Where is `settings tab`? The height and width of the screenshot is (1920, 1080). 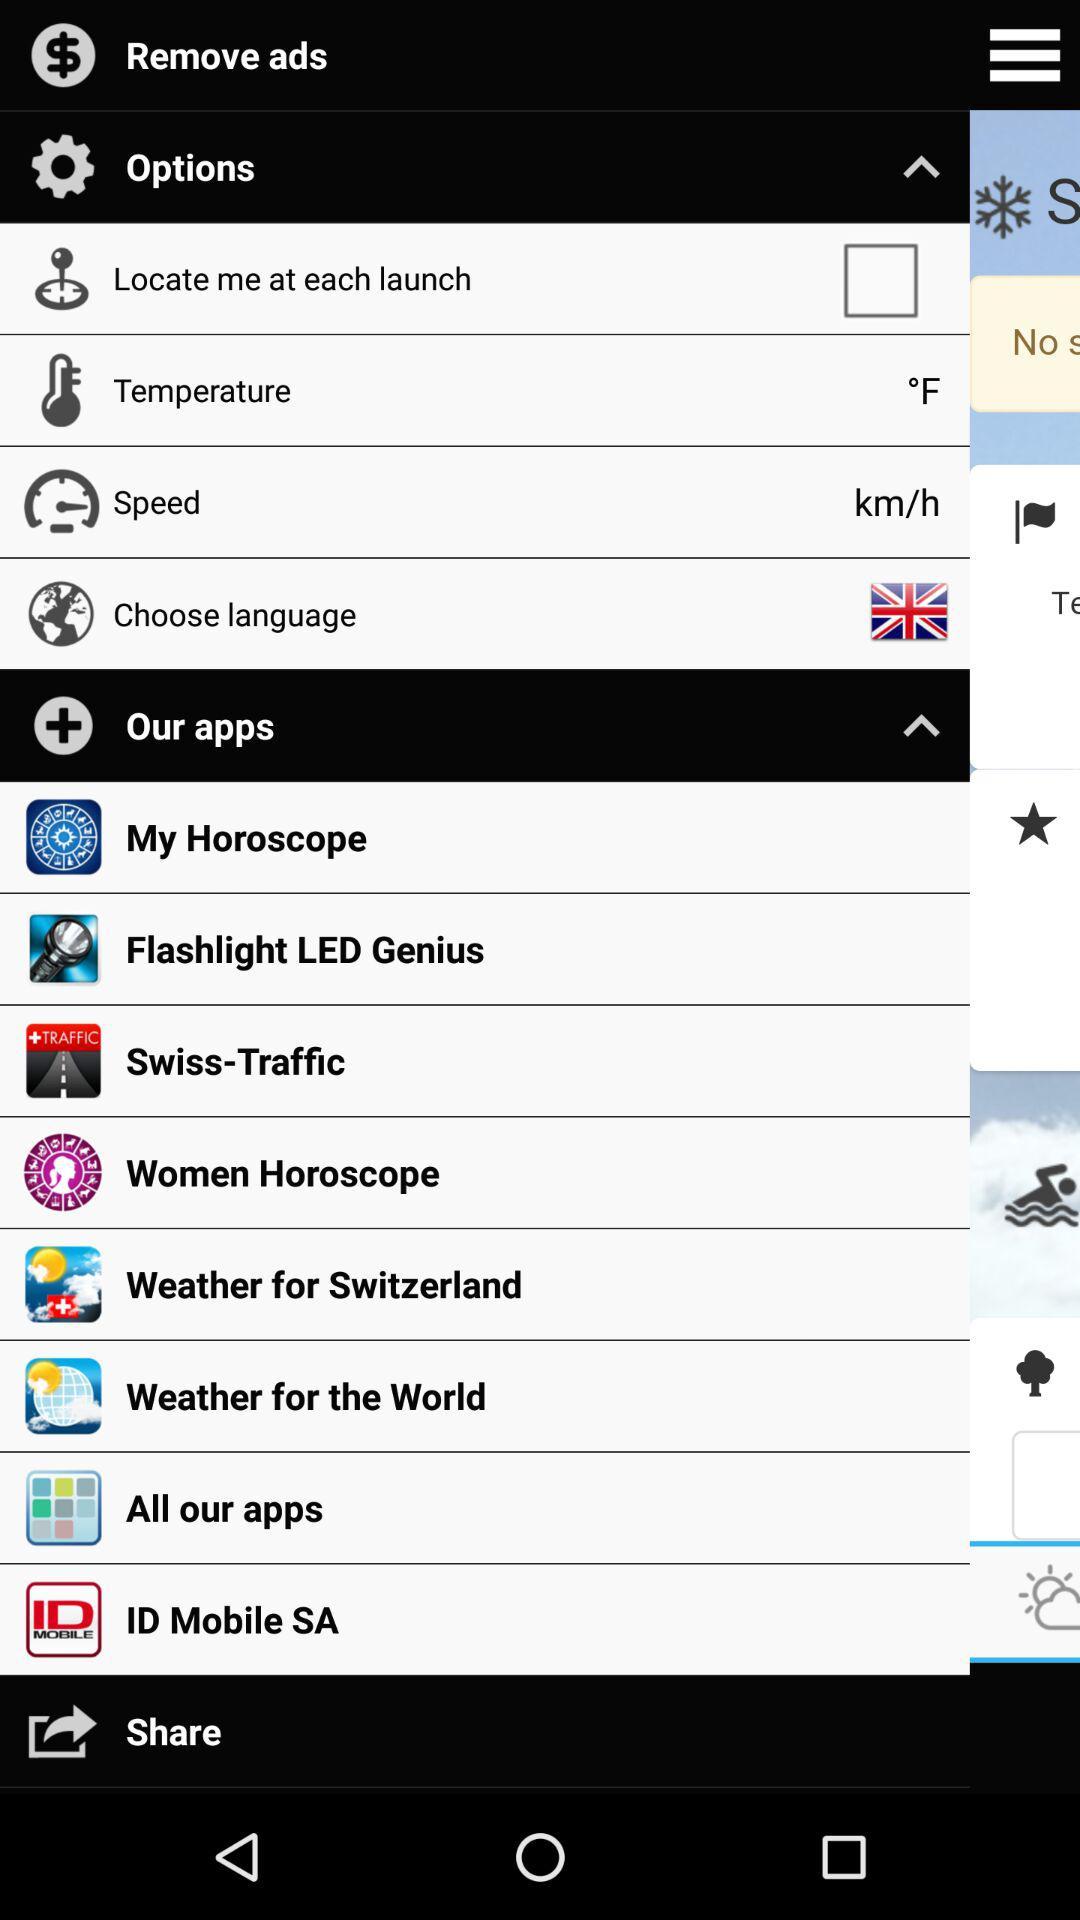
settings tab is located at coordinates (1024, 55).